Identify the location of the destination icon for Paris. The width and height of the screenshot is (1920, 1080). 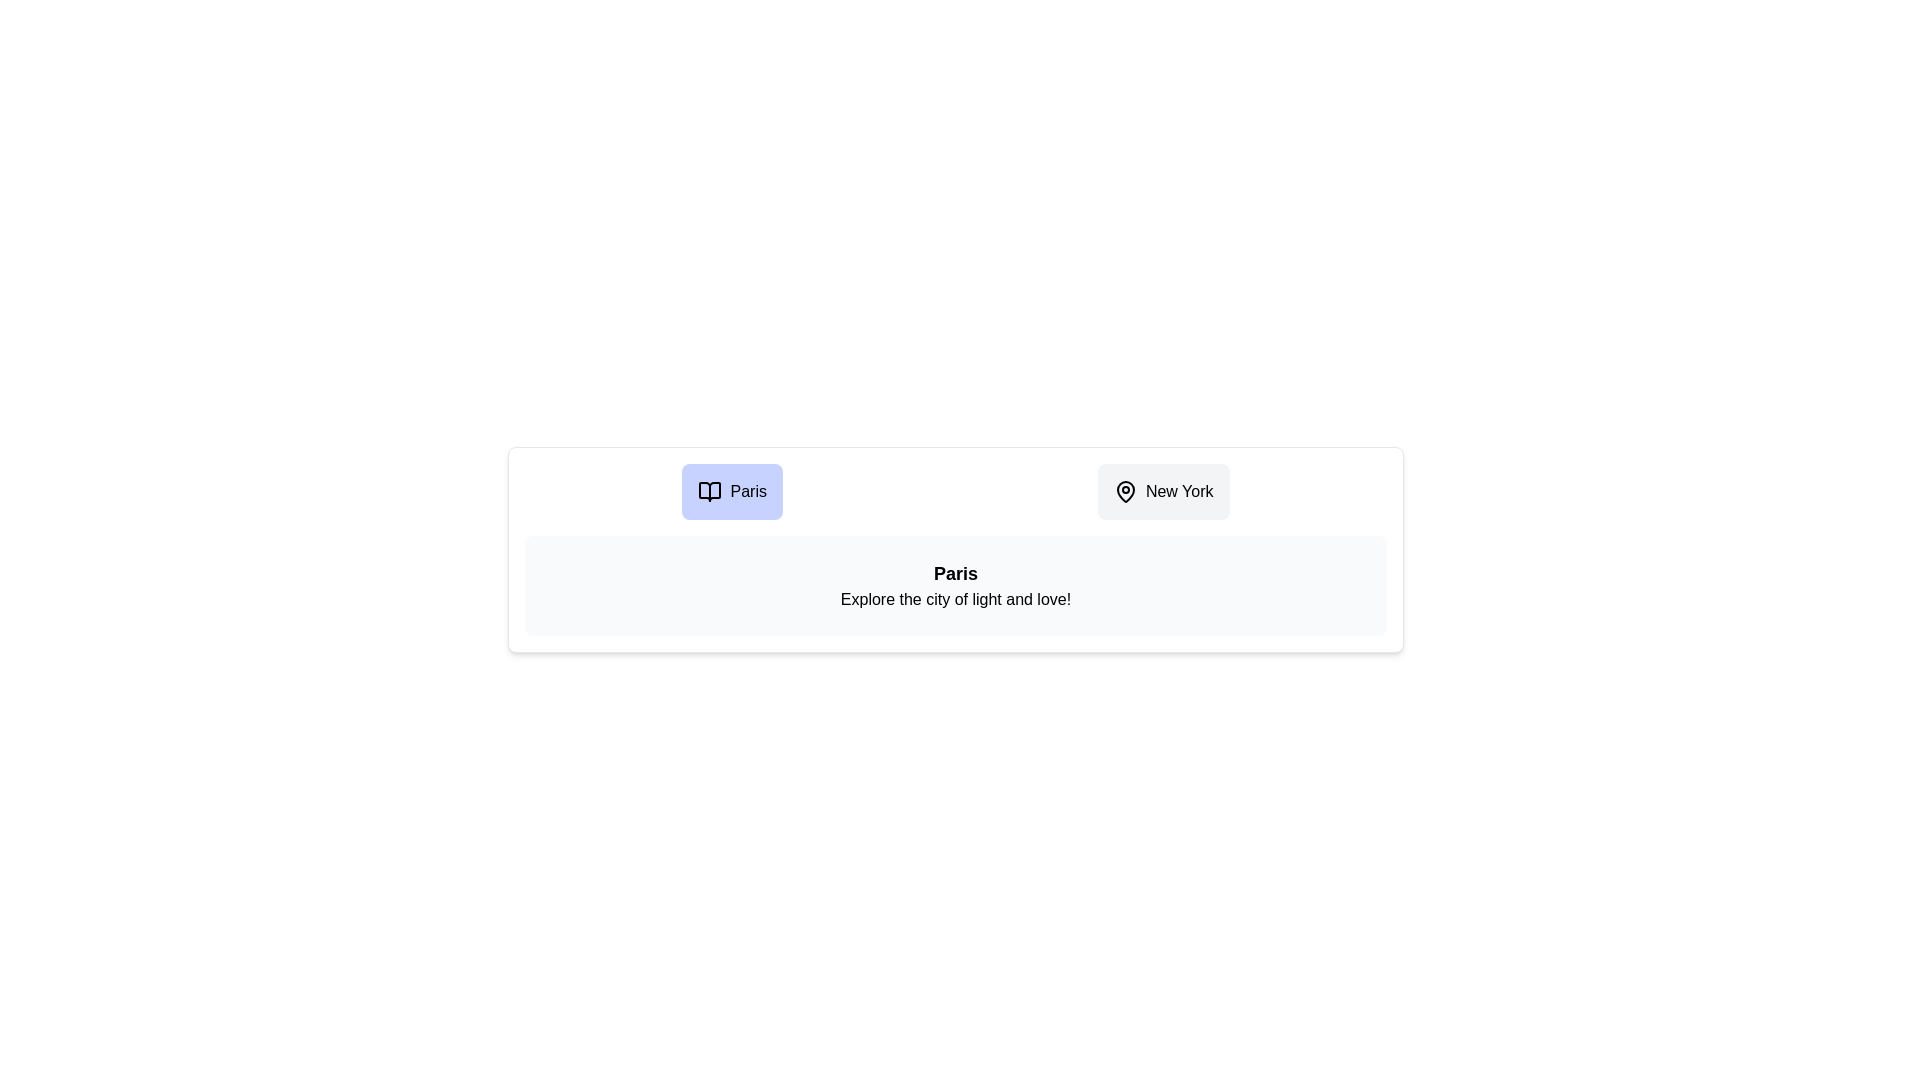
(730, 492).